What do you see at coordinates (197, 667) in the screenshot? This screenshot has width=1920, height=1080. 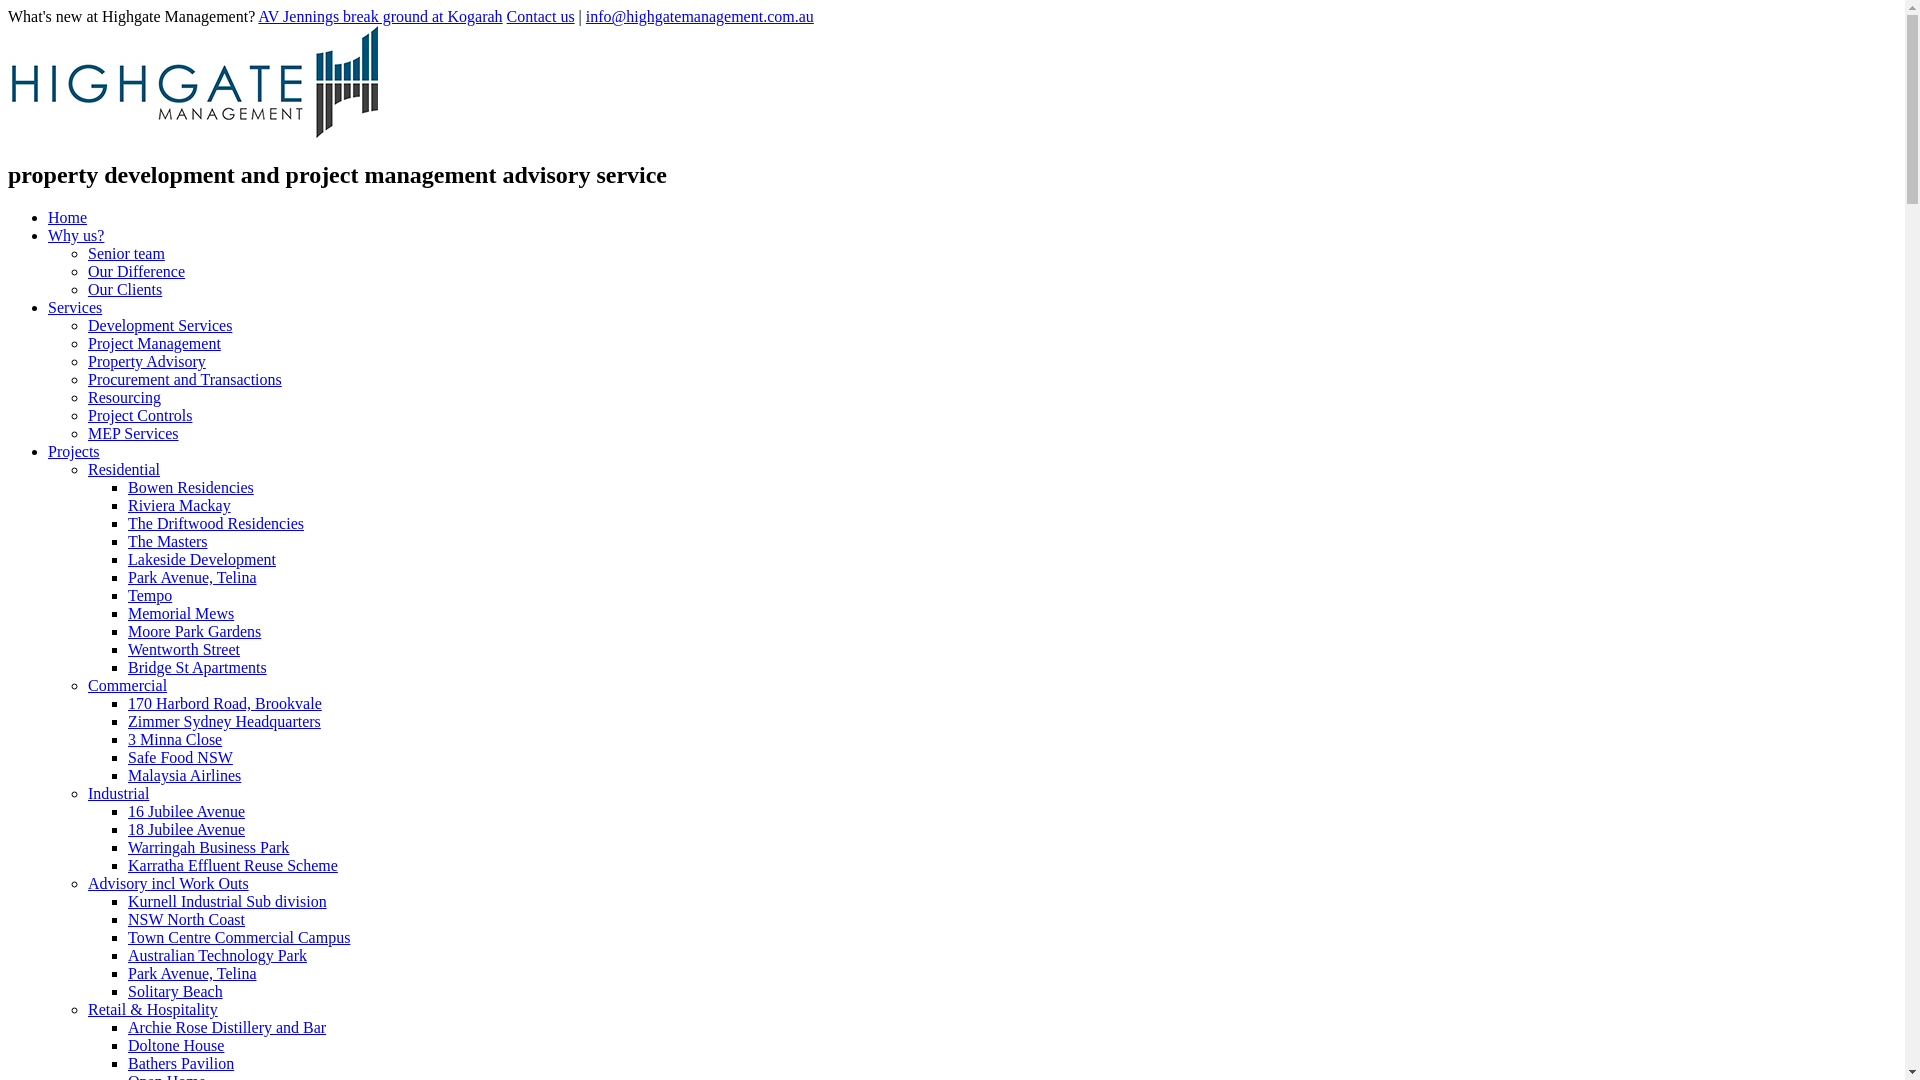 I see `'Bridge St Apartments'` at bounding box center [197, 667].